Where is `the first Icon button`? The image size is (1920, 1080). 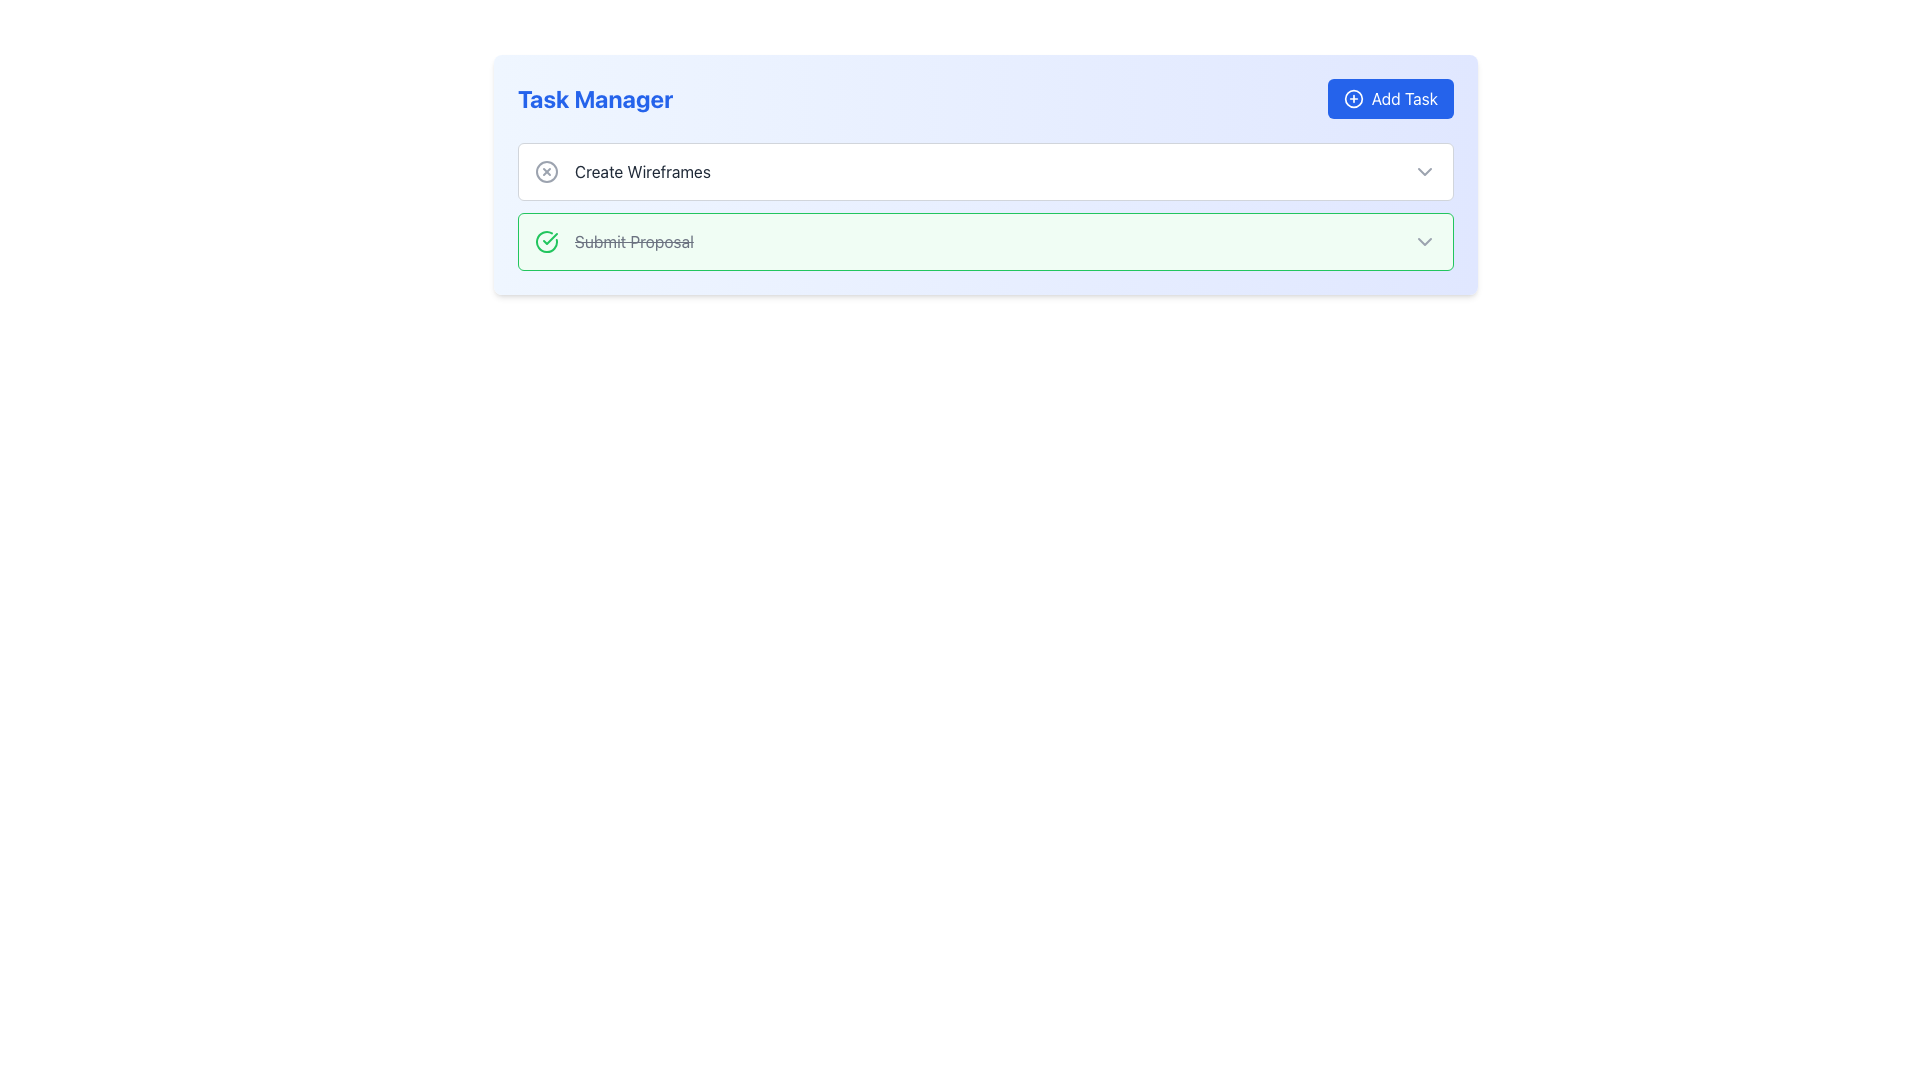 the first Icon button is located at coordinates (547, 171).